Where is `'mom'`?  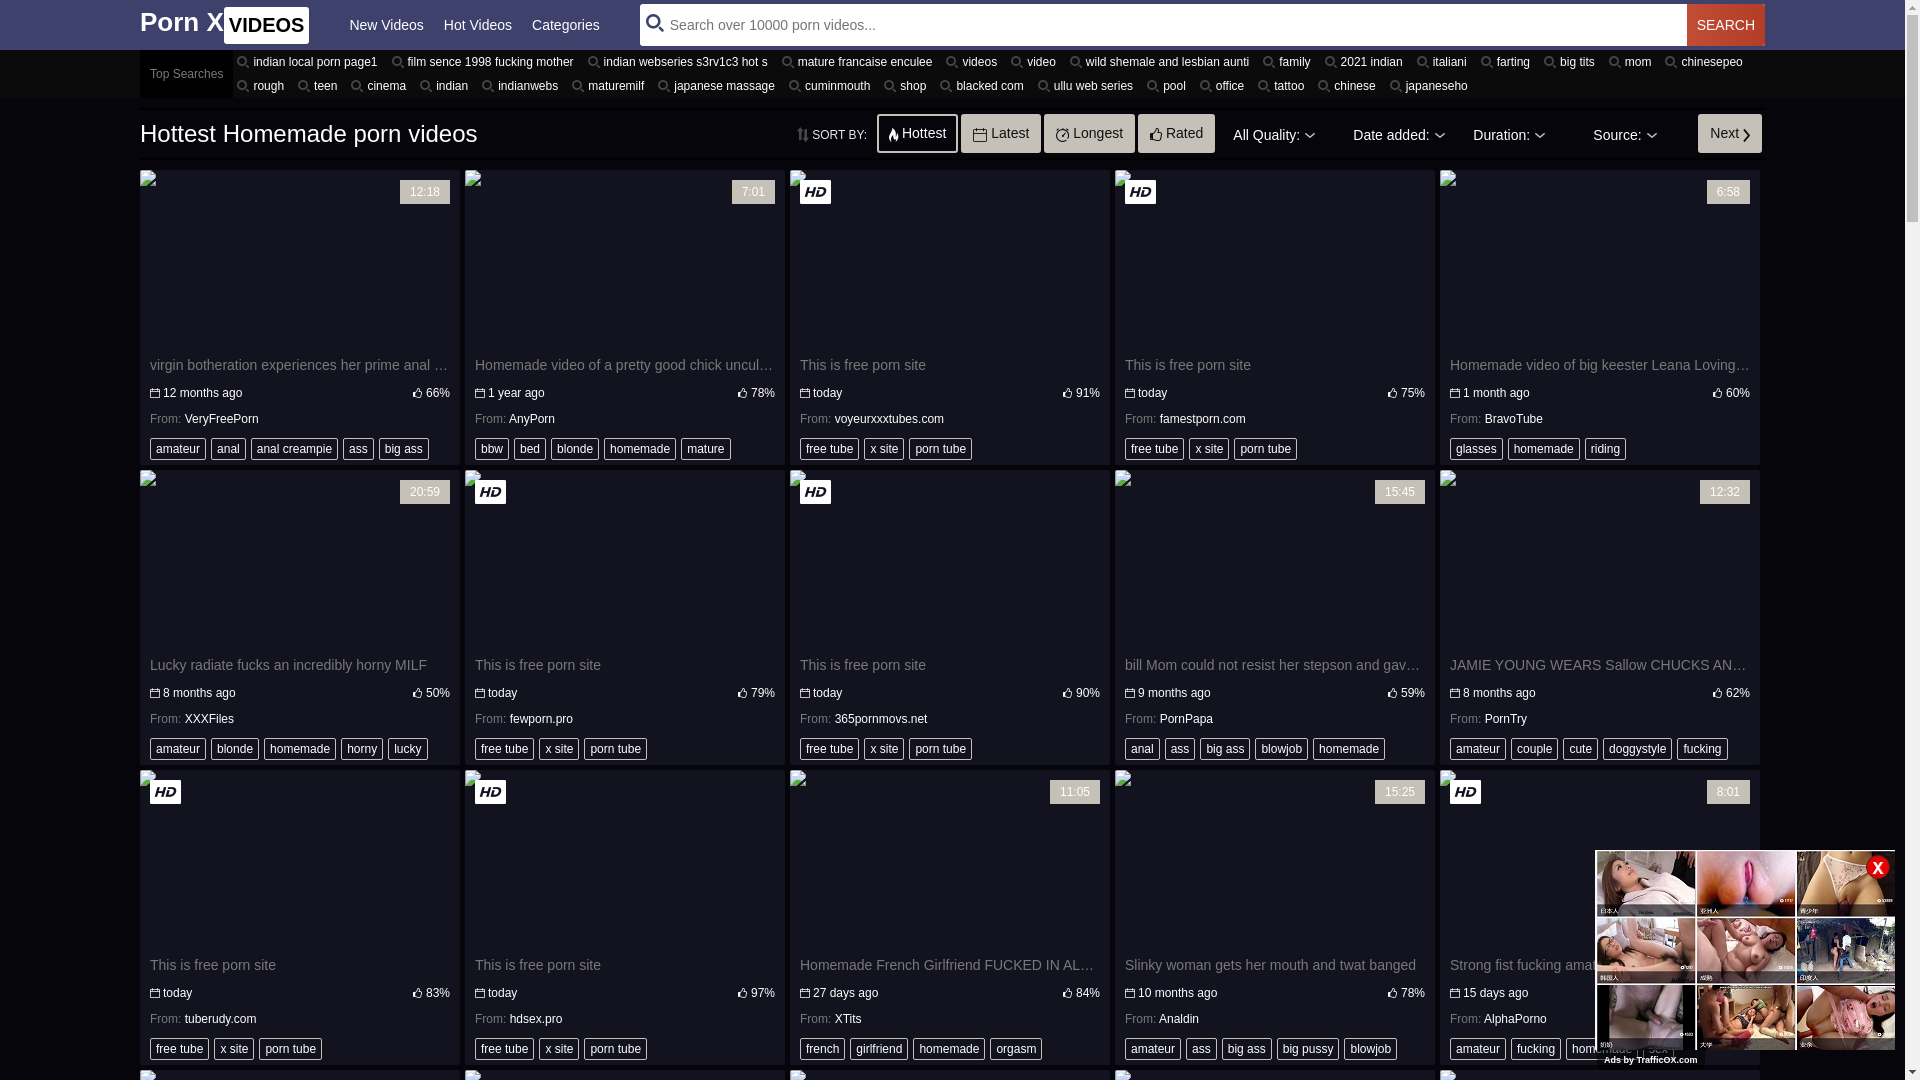 'mom' is located at coordinates (1633, 60).